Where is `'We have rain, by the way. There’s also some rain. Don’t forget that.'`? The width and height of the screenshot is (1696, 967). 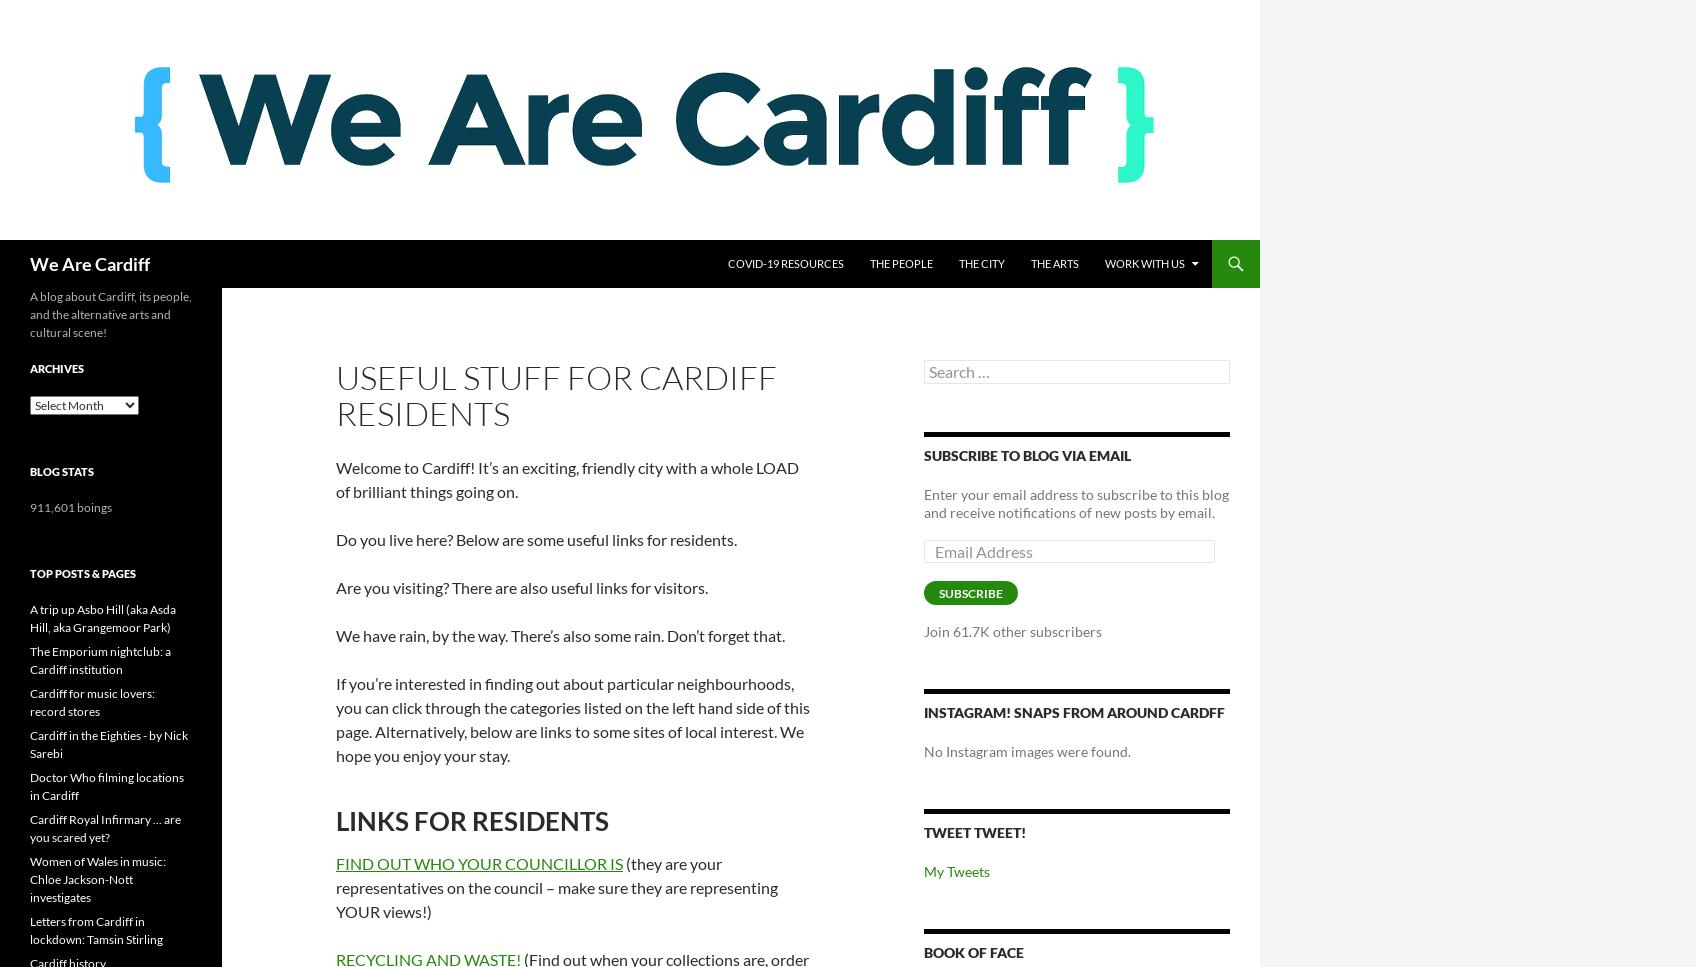
'We have rain, by the way. There’s also some rain. Don’t forget that.' is located at coordinates (559, 634).